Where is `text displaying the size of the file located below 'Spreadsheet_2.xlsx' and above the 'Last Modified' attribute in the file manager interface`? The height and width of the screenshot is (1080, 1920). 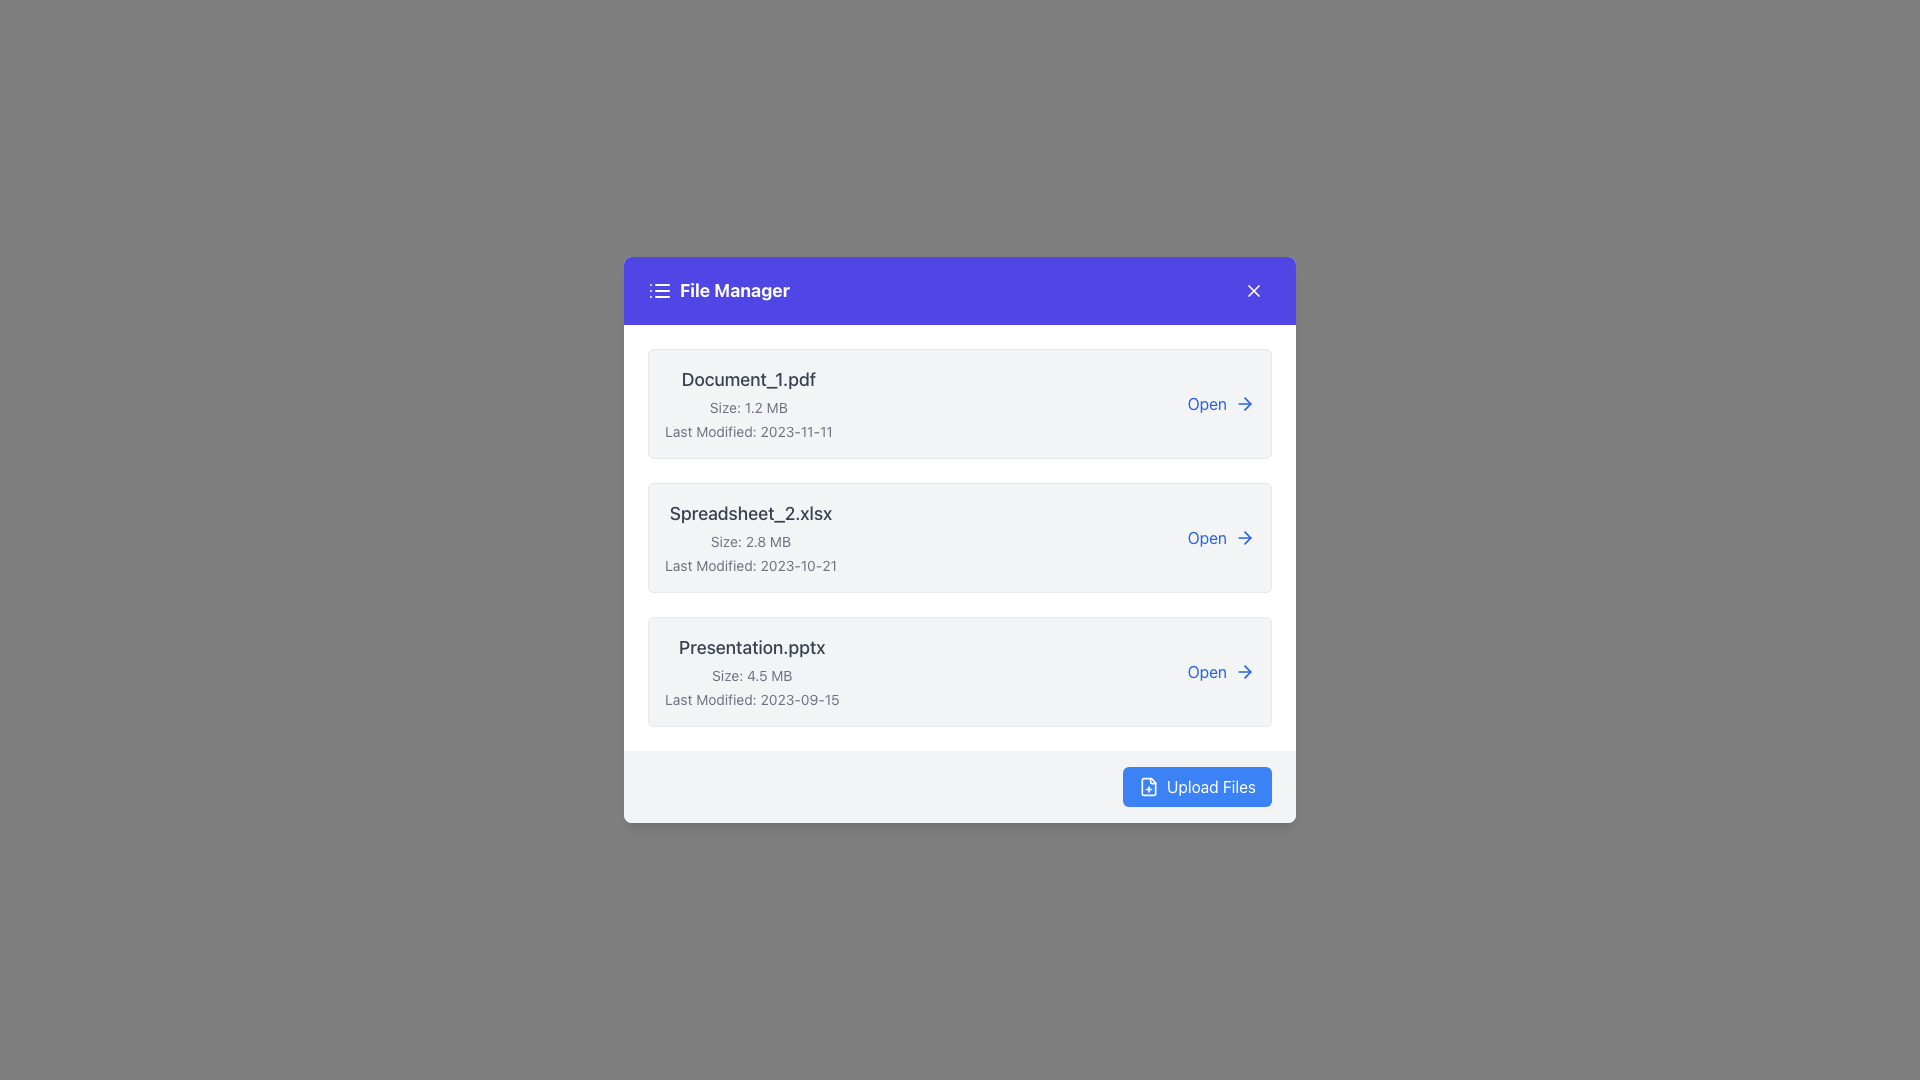
text displaying the size of the file located below 'Spreadsheet_2.xlsx' and above the 'Last Modified' attribute in the file manager interface is located at coordinates (749, 542).